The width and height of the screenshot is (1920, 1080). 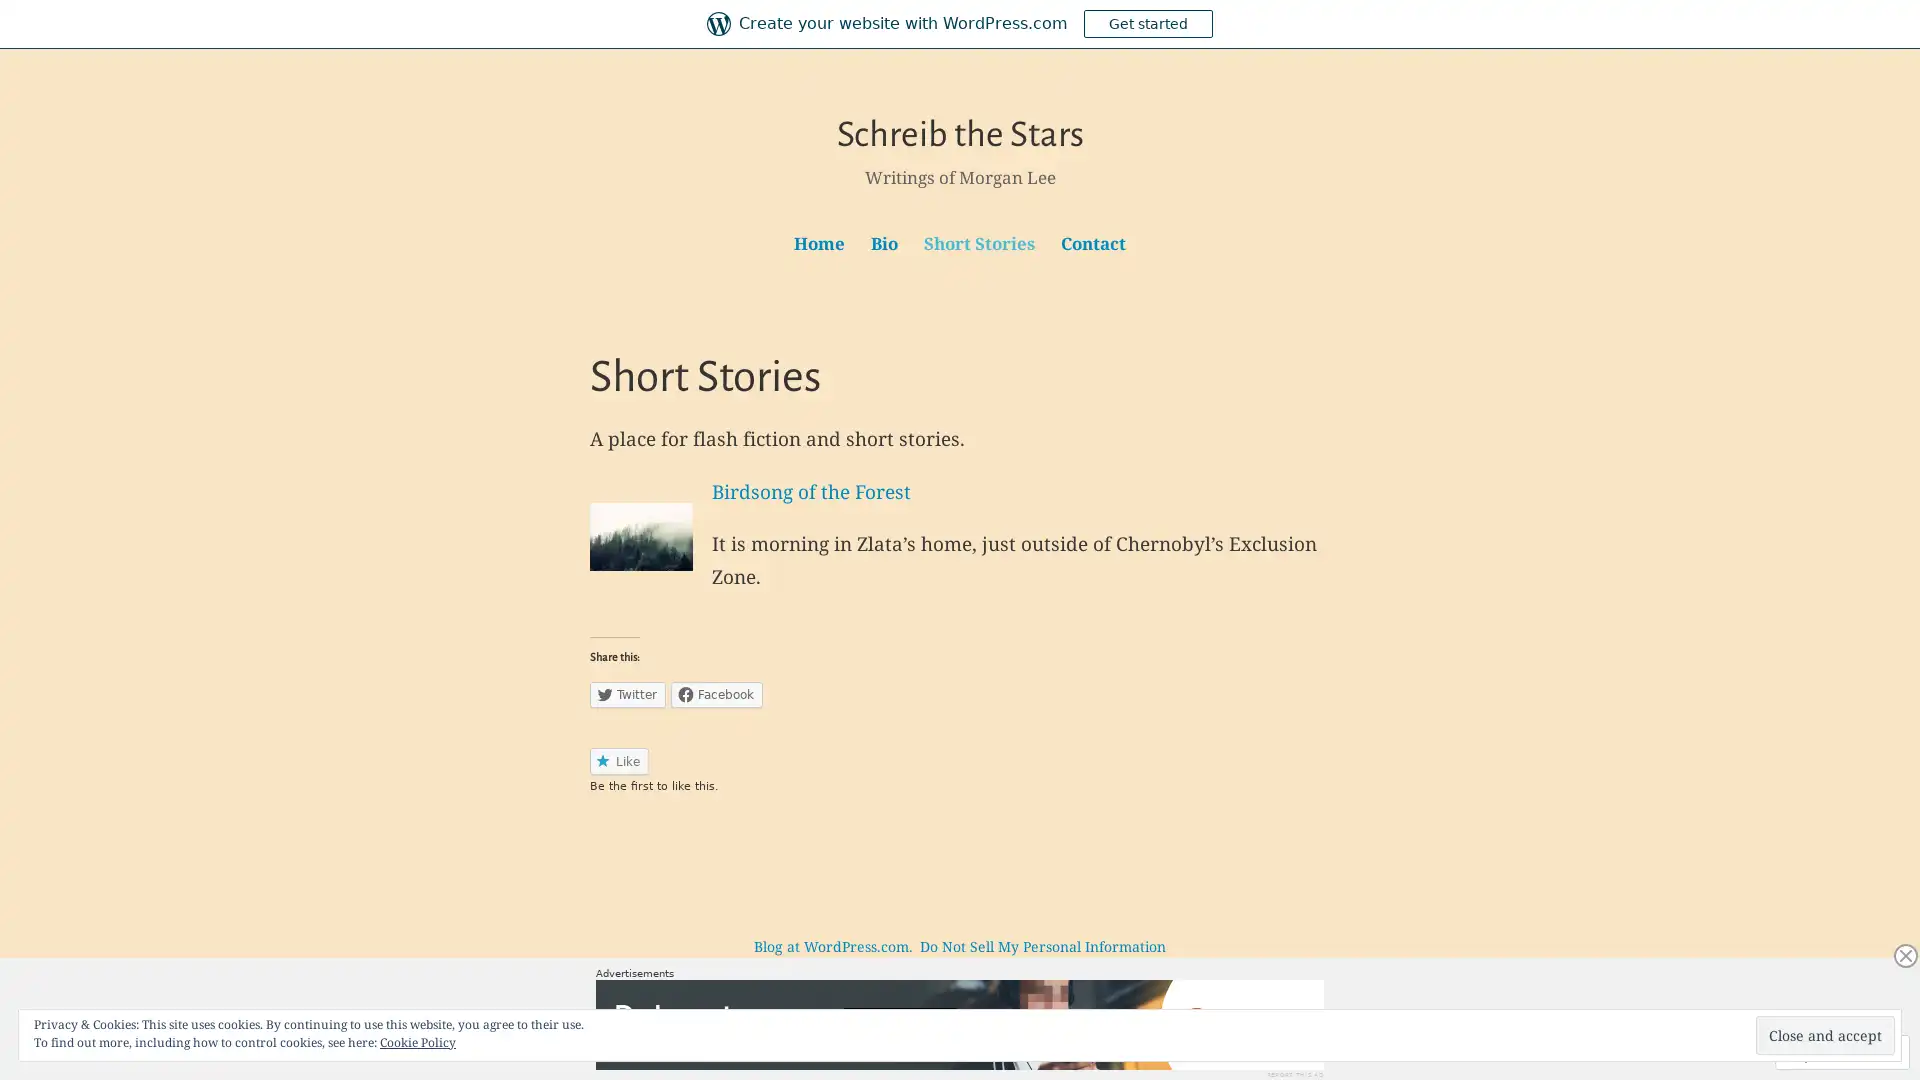 I want to click on Close and accept, so click(x=1825, y=1035).